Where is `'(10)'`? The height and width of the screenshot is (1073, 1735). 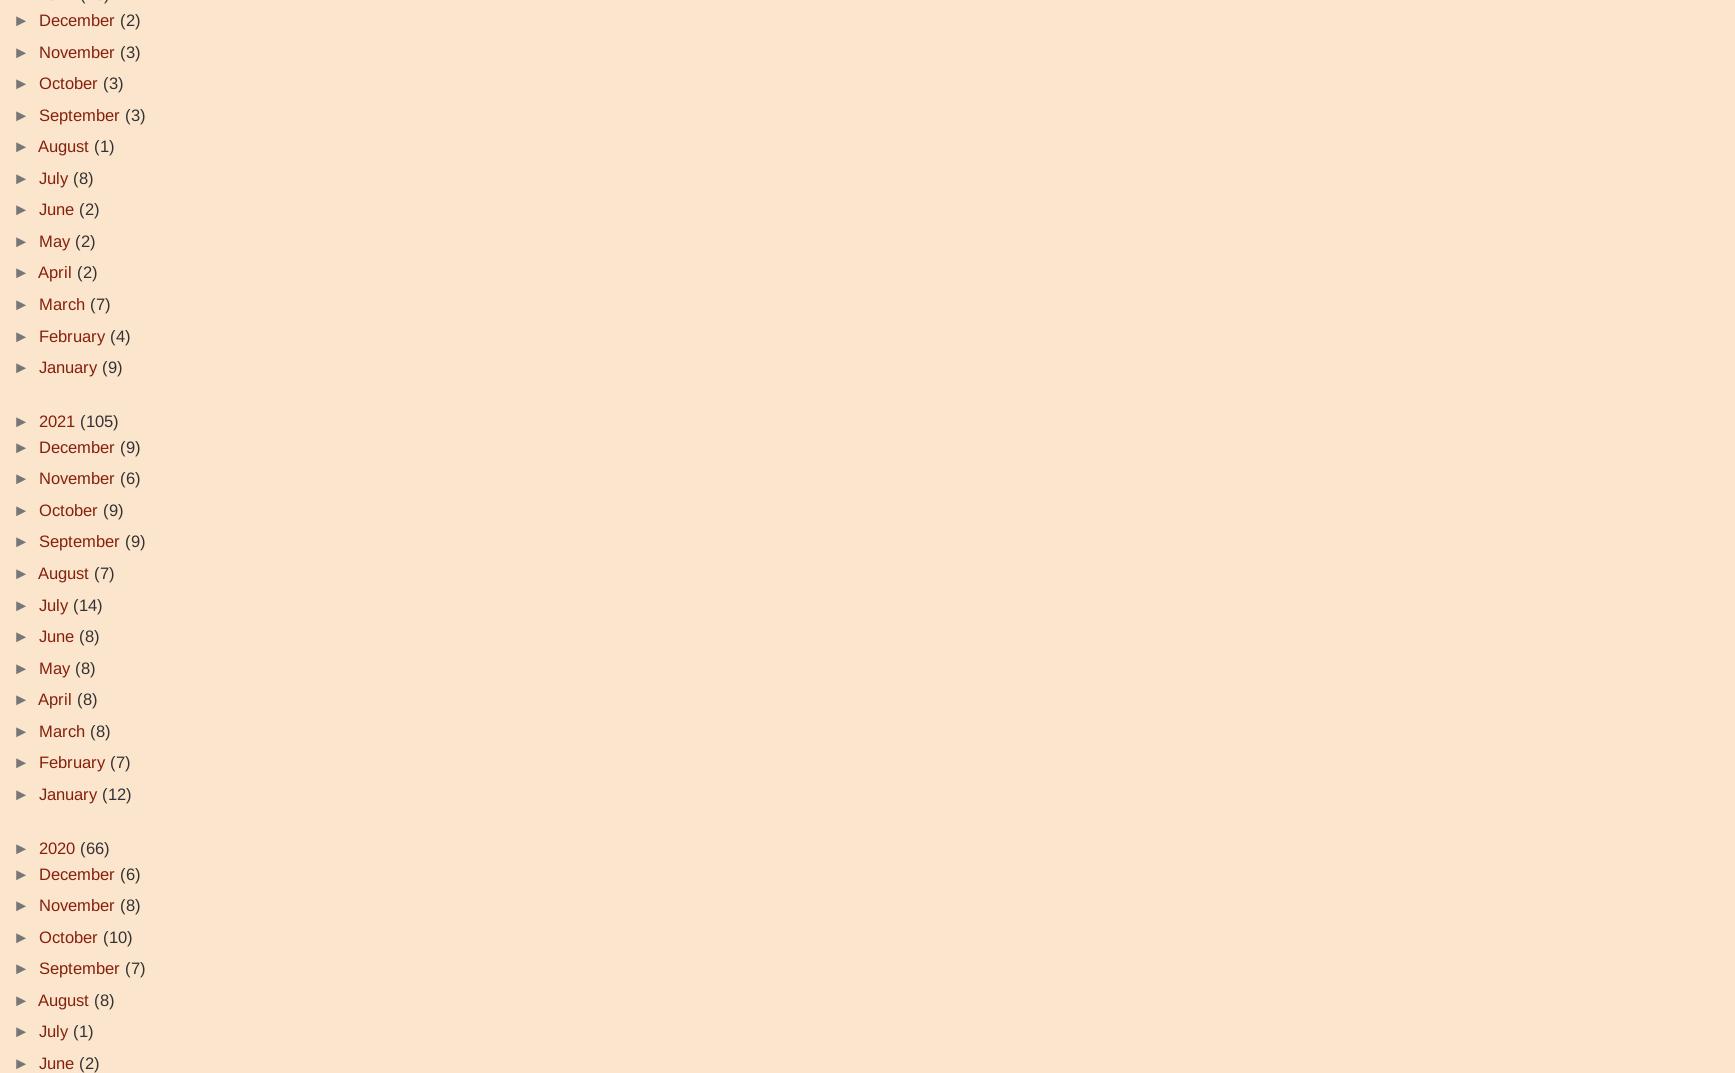 '(10)' is located at coordinates (117, 936).